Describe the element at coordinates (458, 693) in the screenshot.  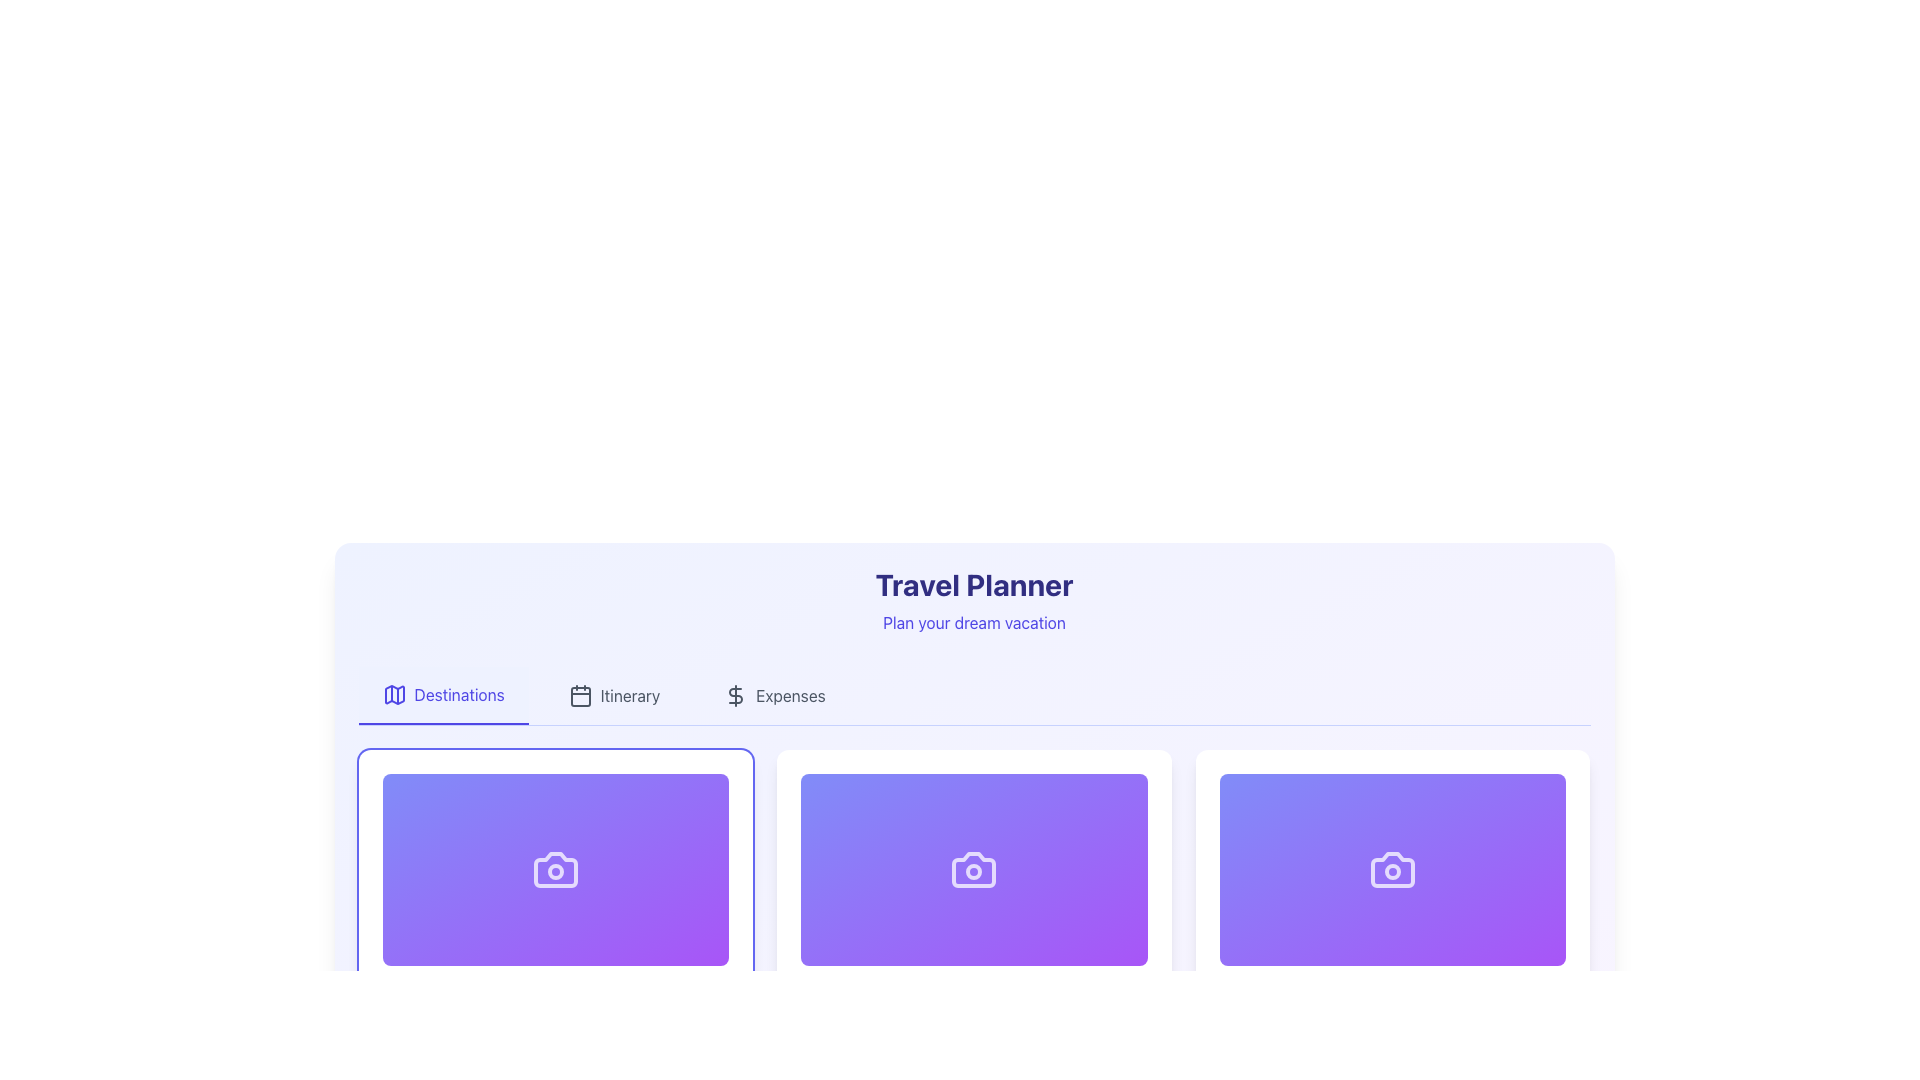
I see `the 'Destinations' text label, which is styled with a blue font and is part of a selected navigation section in a light blue background` at that location.